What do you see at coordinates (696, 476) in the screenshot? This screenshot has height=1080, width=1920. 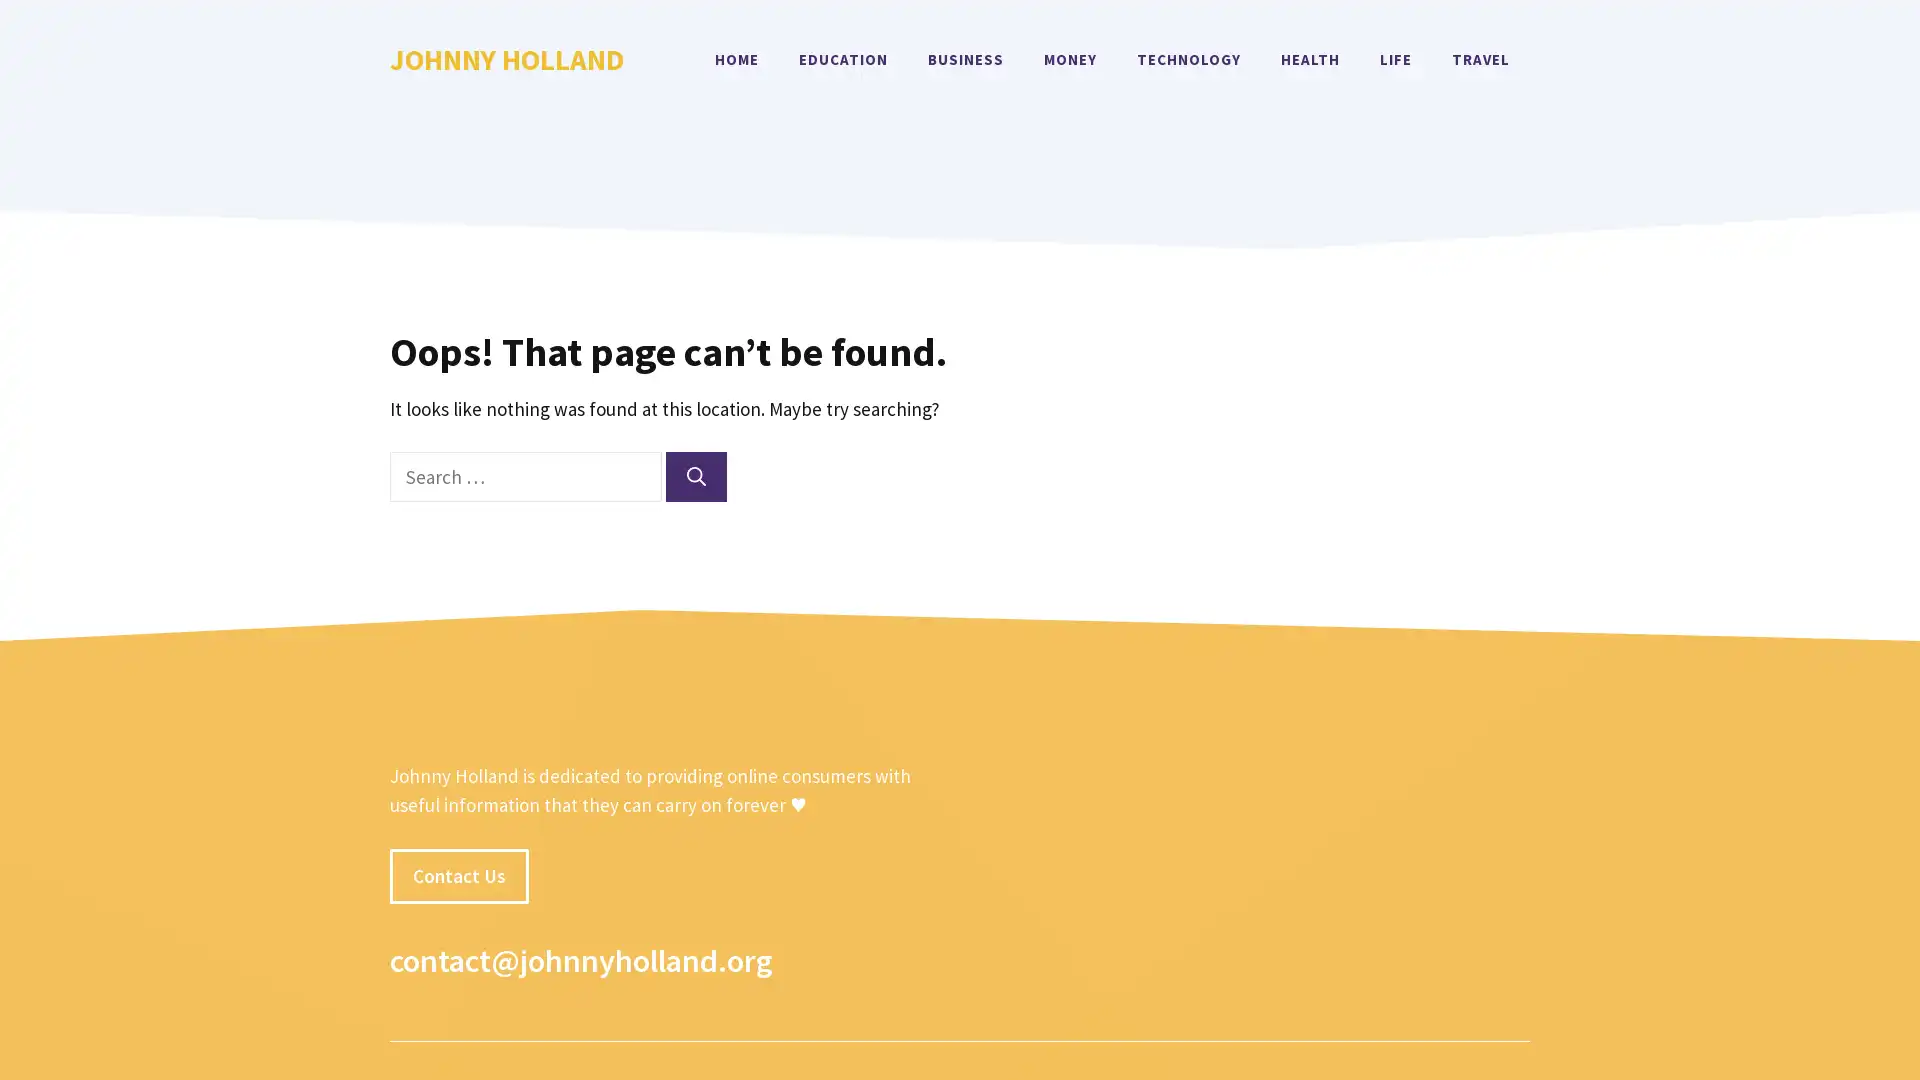 I see `Search` at bounding box center [696, 476].